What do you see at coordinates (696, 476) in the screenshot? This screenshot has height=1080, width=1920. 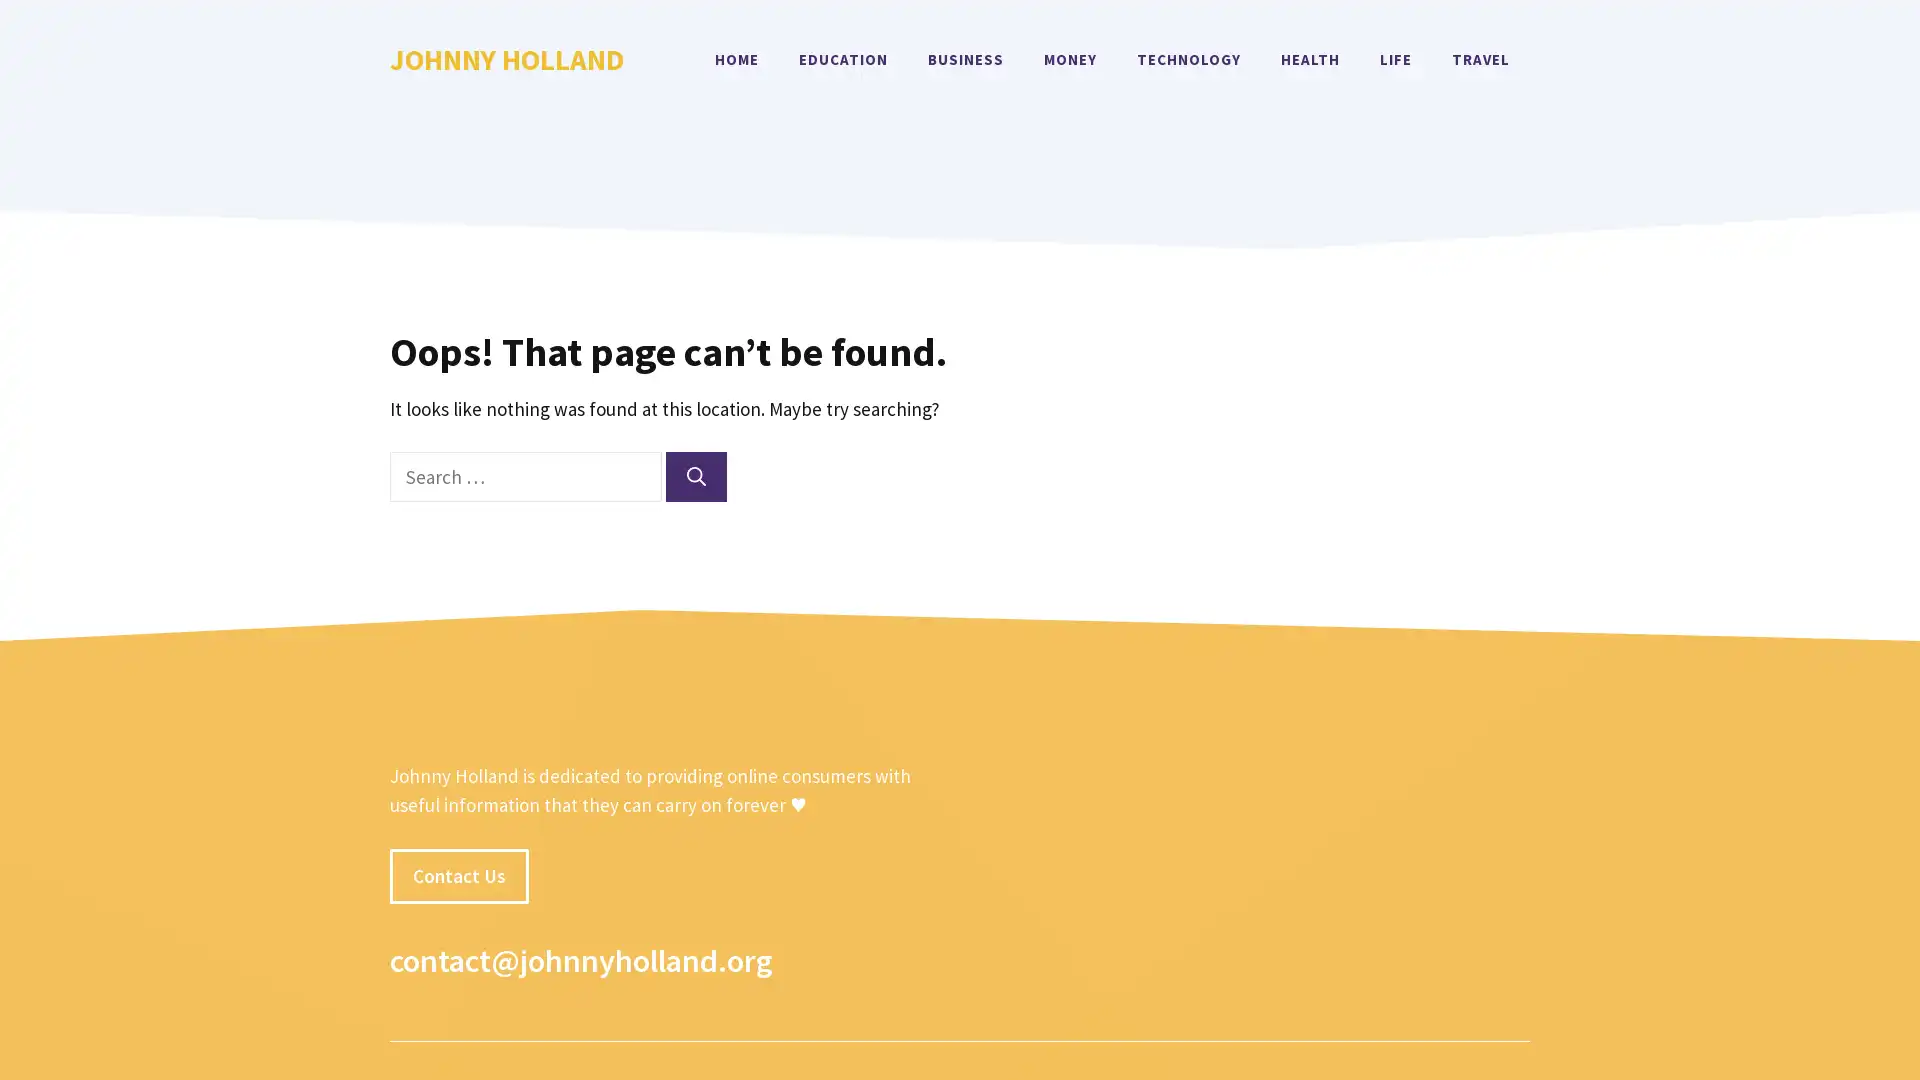 I see `Search` at bounding box center [696, 476].